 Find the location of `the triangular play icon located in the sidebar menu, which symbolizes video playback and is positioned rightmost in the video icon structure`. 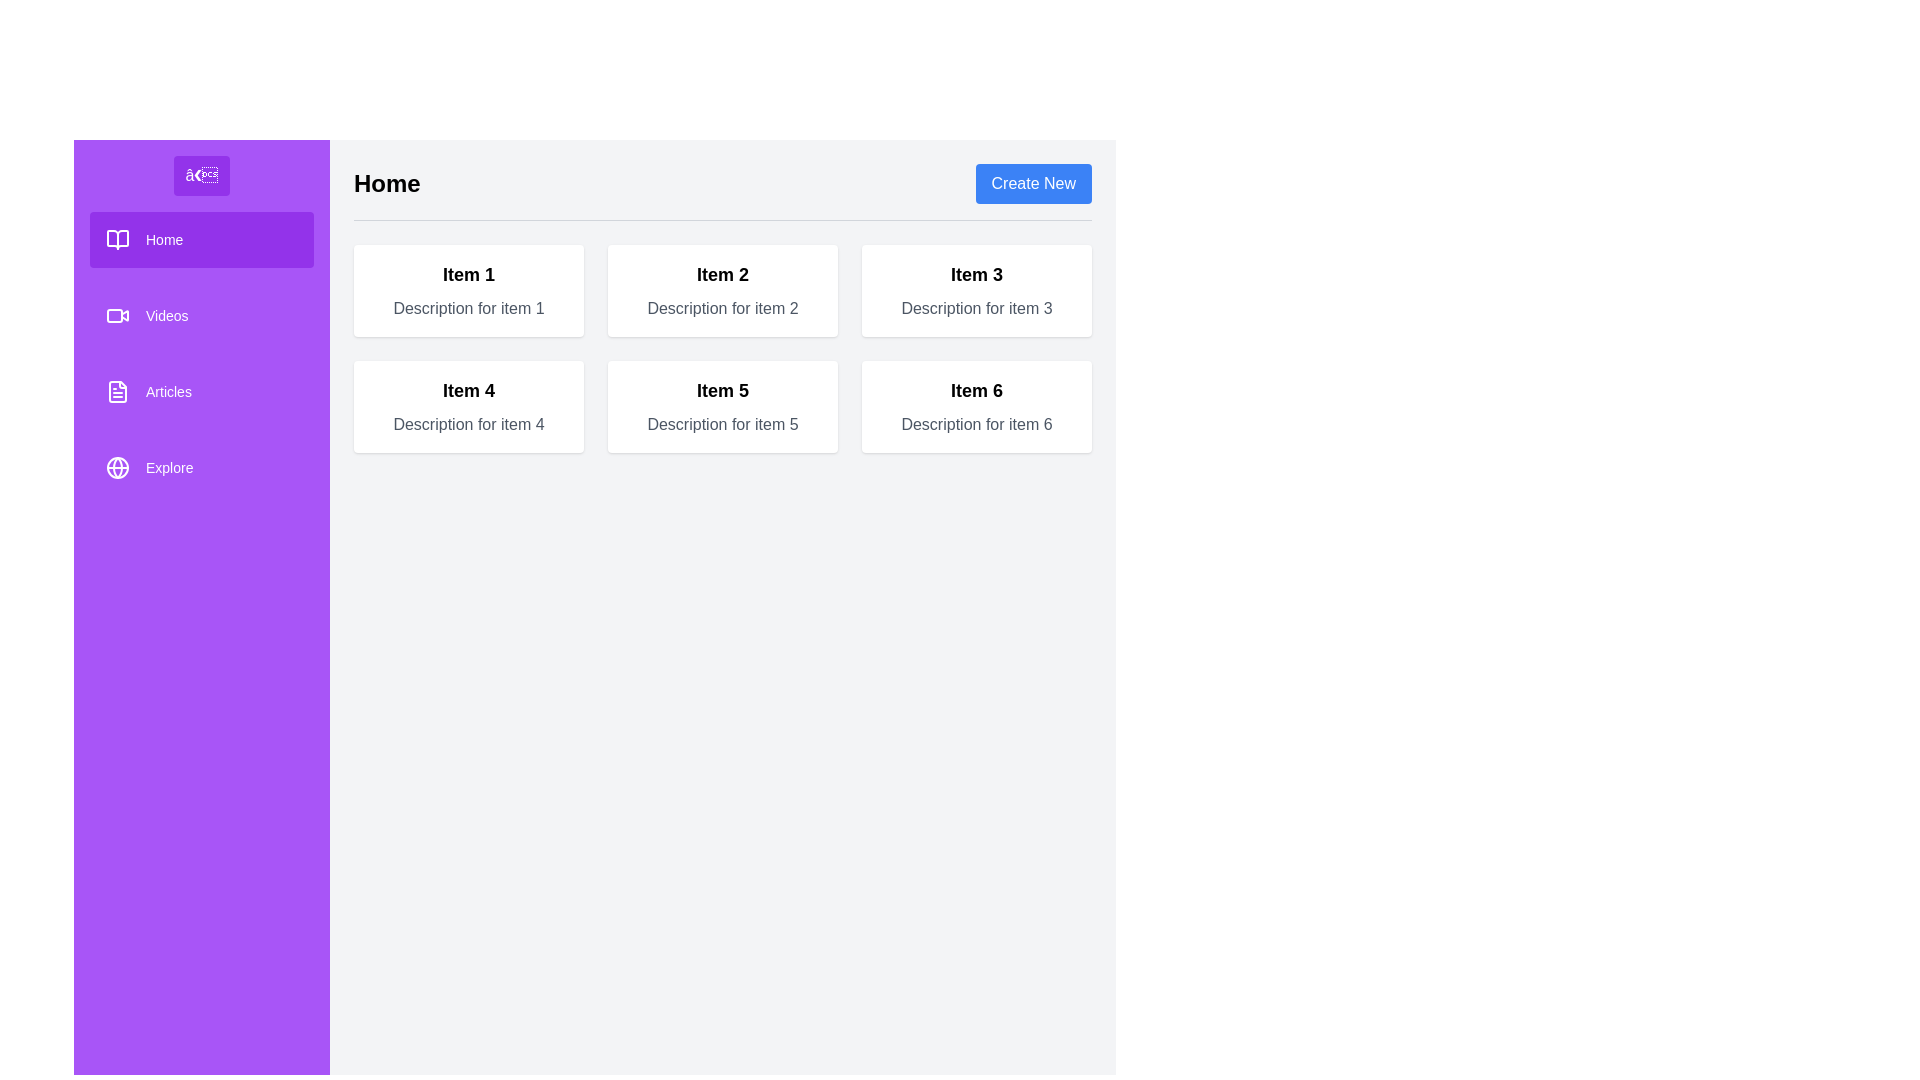

the triangular play icon located in the sidebar menu, which symbolizes video playback and is positioned rightmost in the video icon structure is located at coordinates (123, 315).